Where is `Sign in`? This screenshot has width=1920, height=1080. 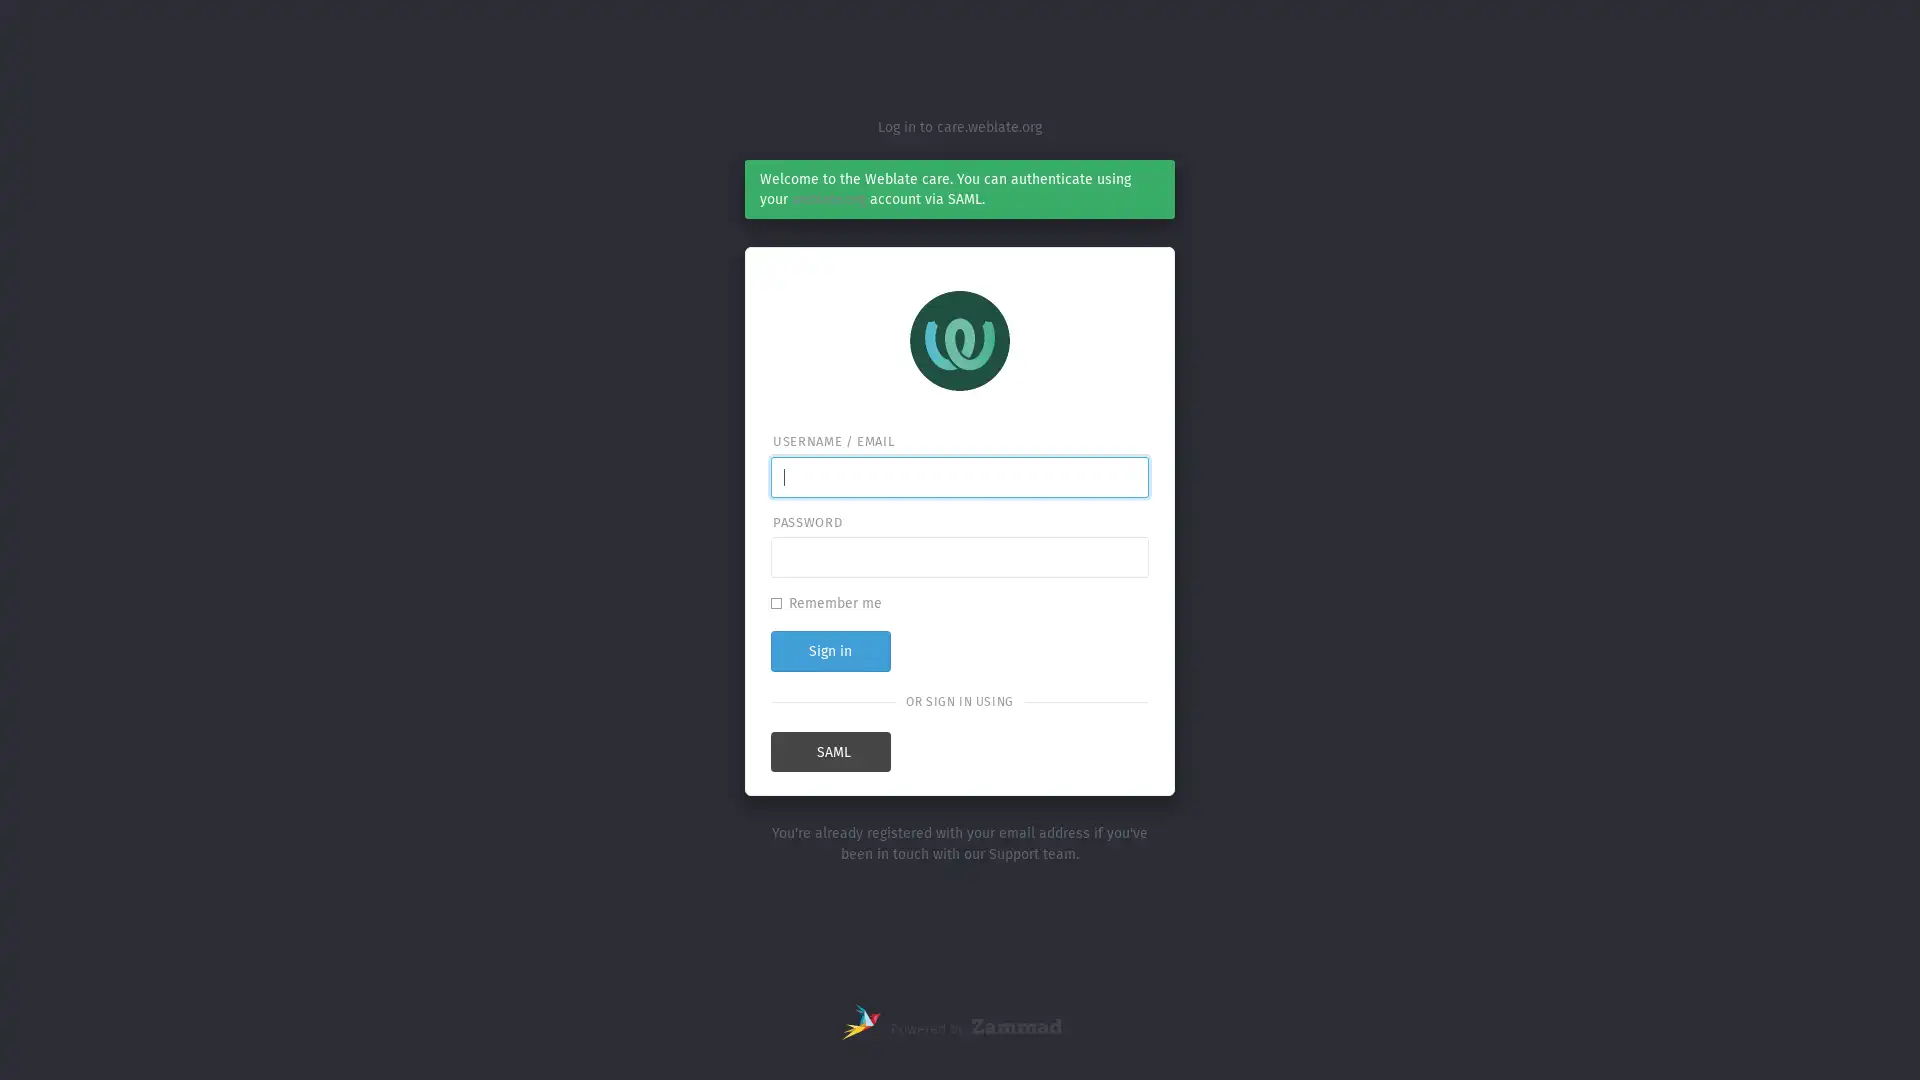 Sign in is located at coordinates (830, 650).